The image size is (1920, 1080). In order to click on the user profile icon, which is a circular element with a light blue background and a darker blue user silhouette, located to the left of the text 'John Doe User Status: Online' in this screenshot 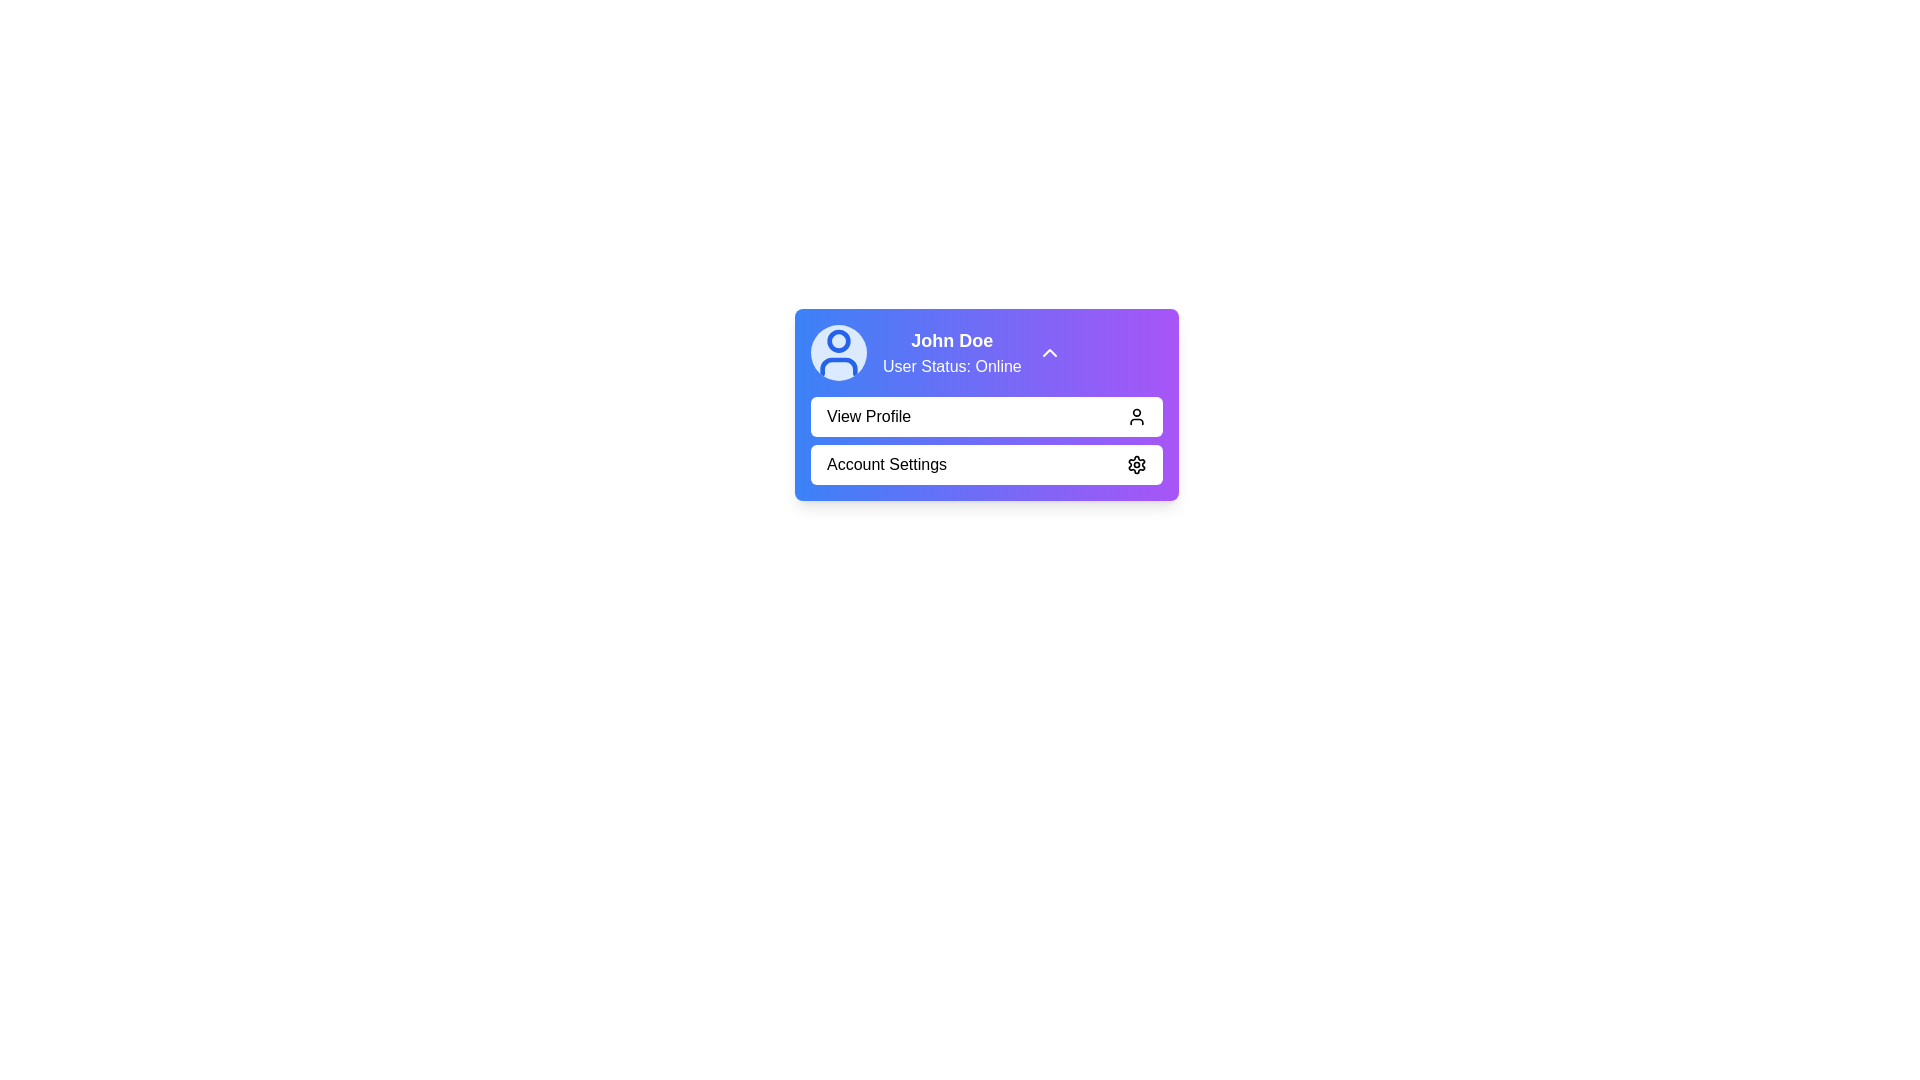, I will do `click(839, 352)`.